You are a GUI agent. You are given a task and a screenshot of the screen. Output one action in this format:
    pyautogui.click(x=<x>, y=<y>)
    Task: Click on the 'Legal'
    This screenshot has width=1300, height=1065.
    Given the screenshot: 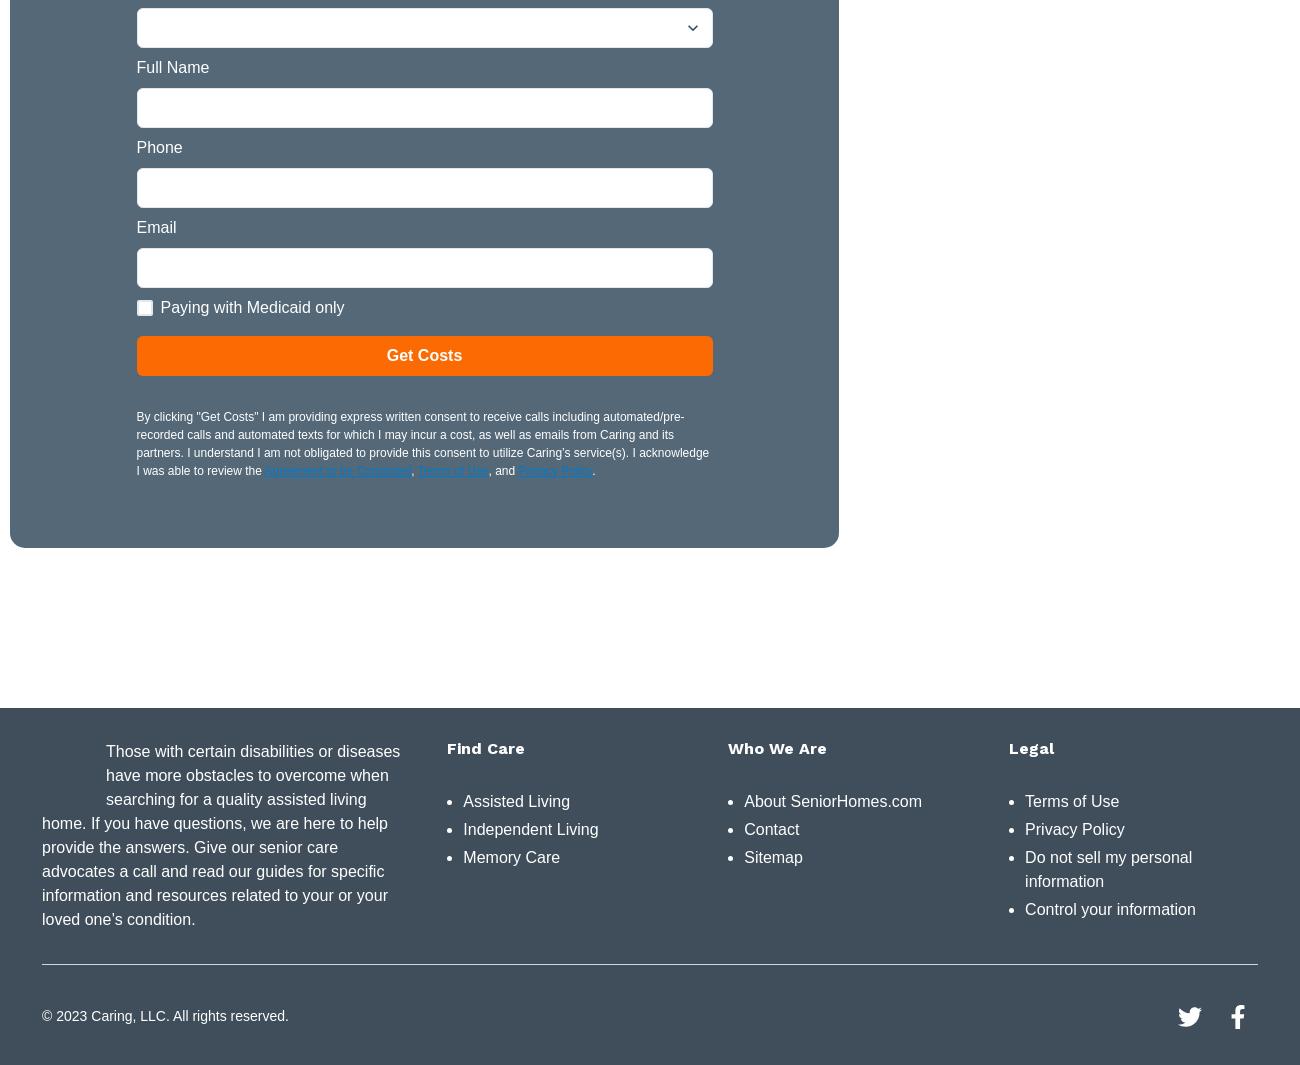 What is the action you would take?
    pyautogui.click(x=1031, y=747)
    